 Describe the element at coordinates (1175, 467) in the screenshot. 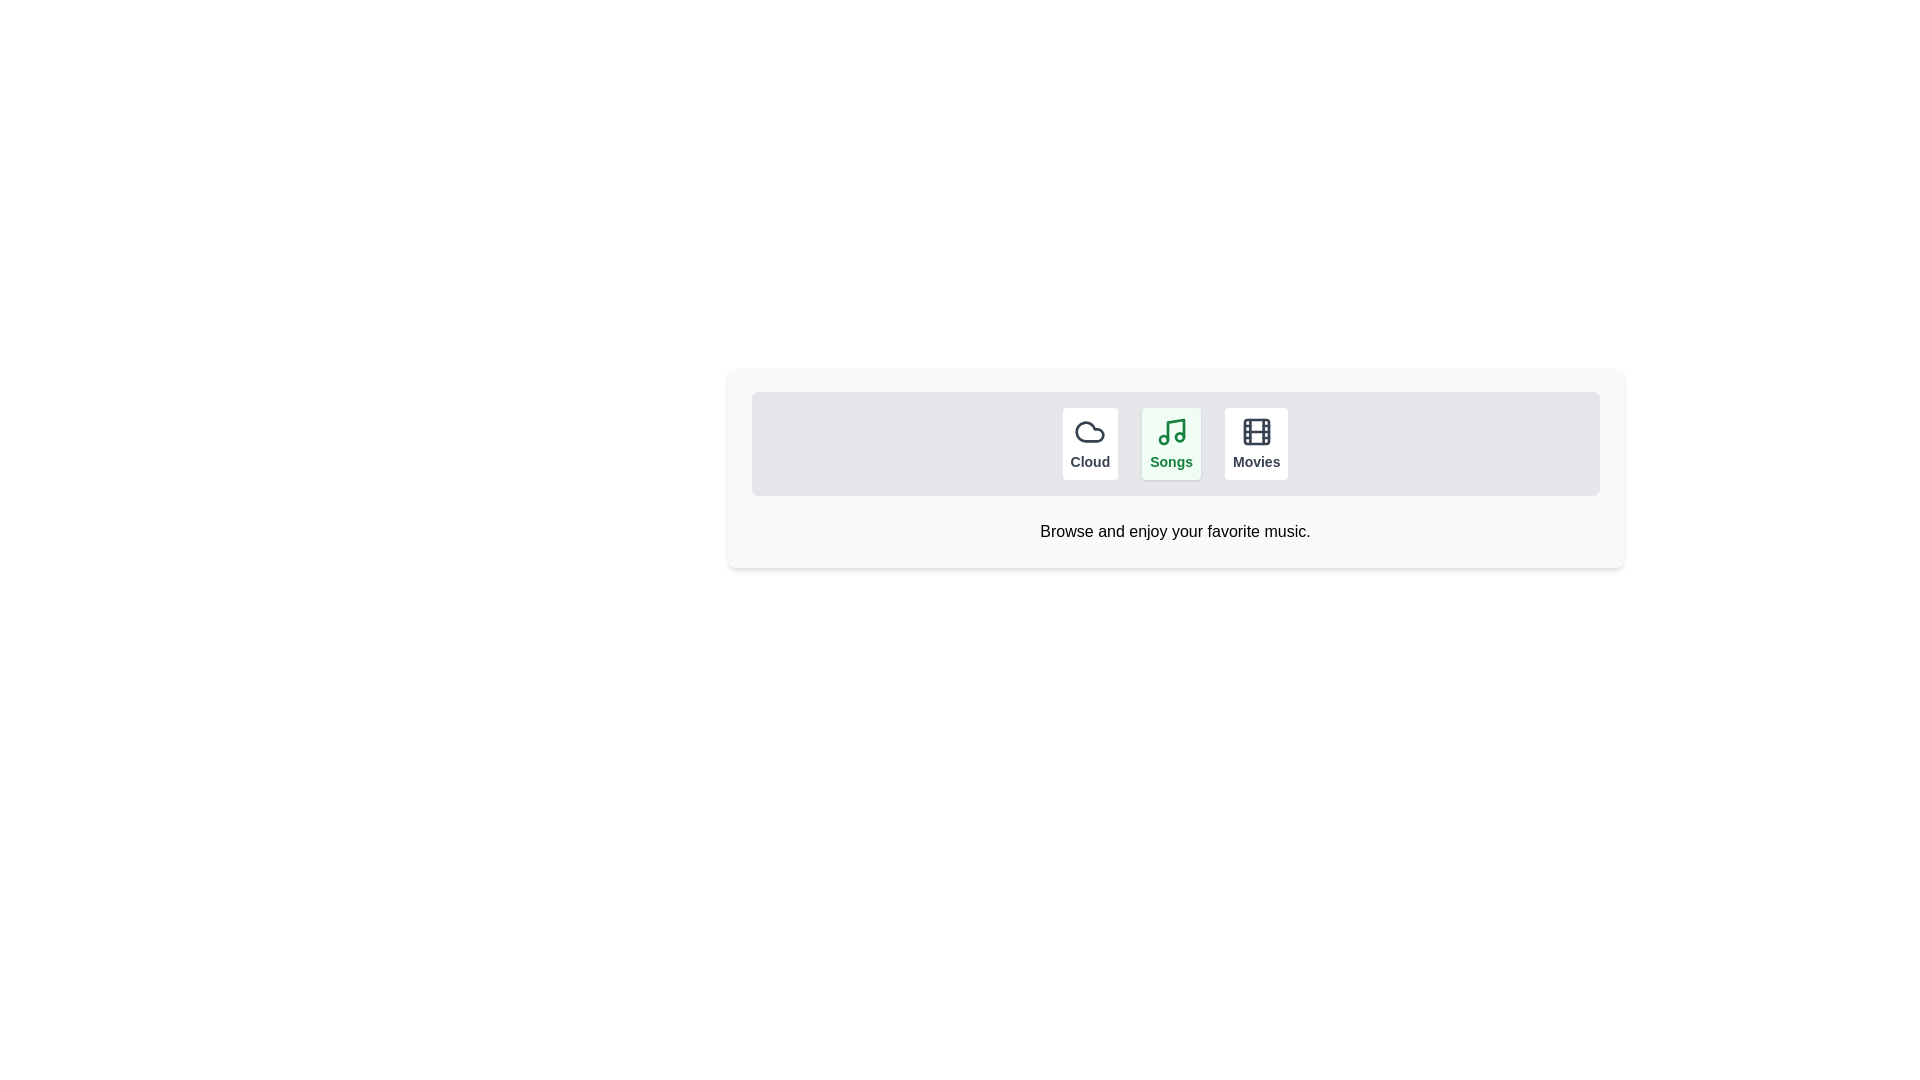

I see `the 'Songs' option in the interactive card-based menu, which is a rectangular box with a light gray background and rounded corners` at that location.